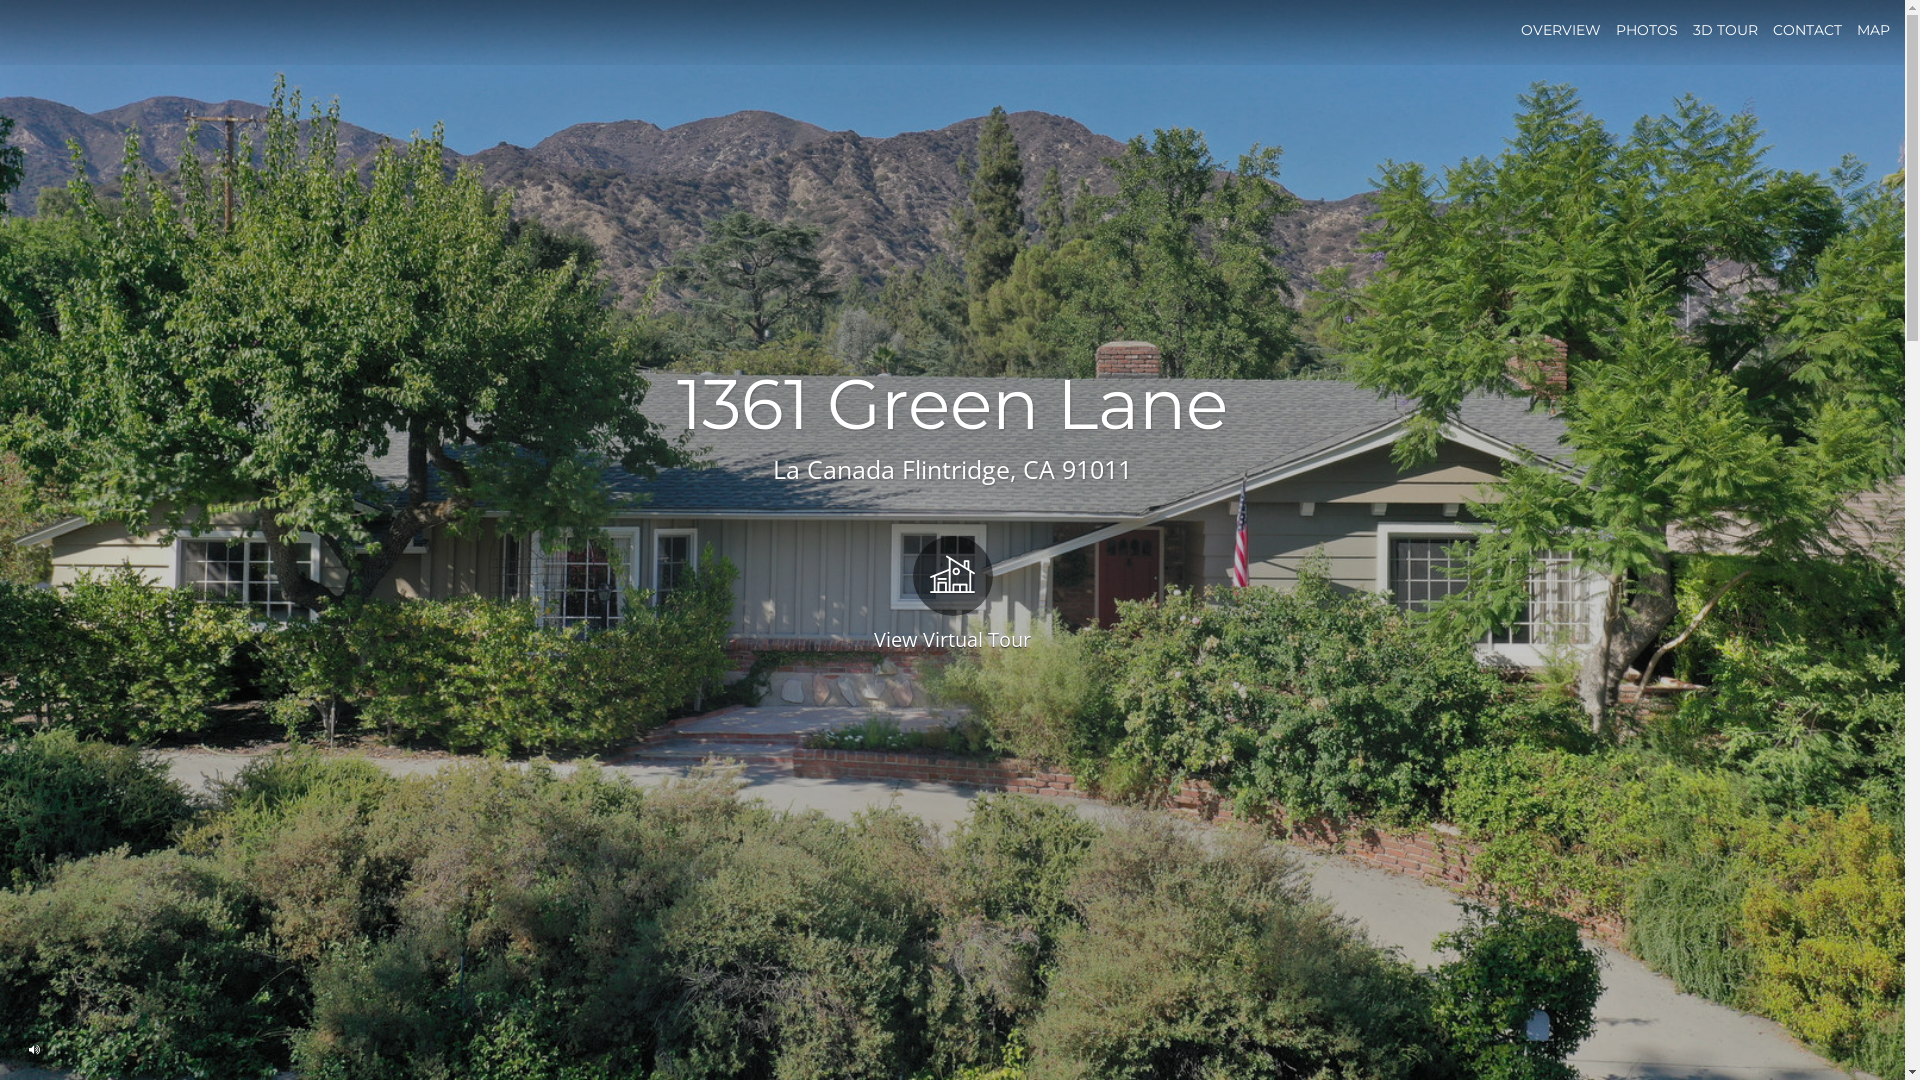 Image resolution: width=1920 pixels, height=1080 pixels. Describe the element at coordinates (951, 590) in the screenshot. I see `'View Virtual Tour'` at that location.